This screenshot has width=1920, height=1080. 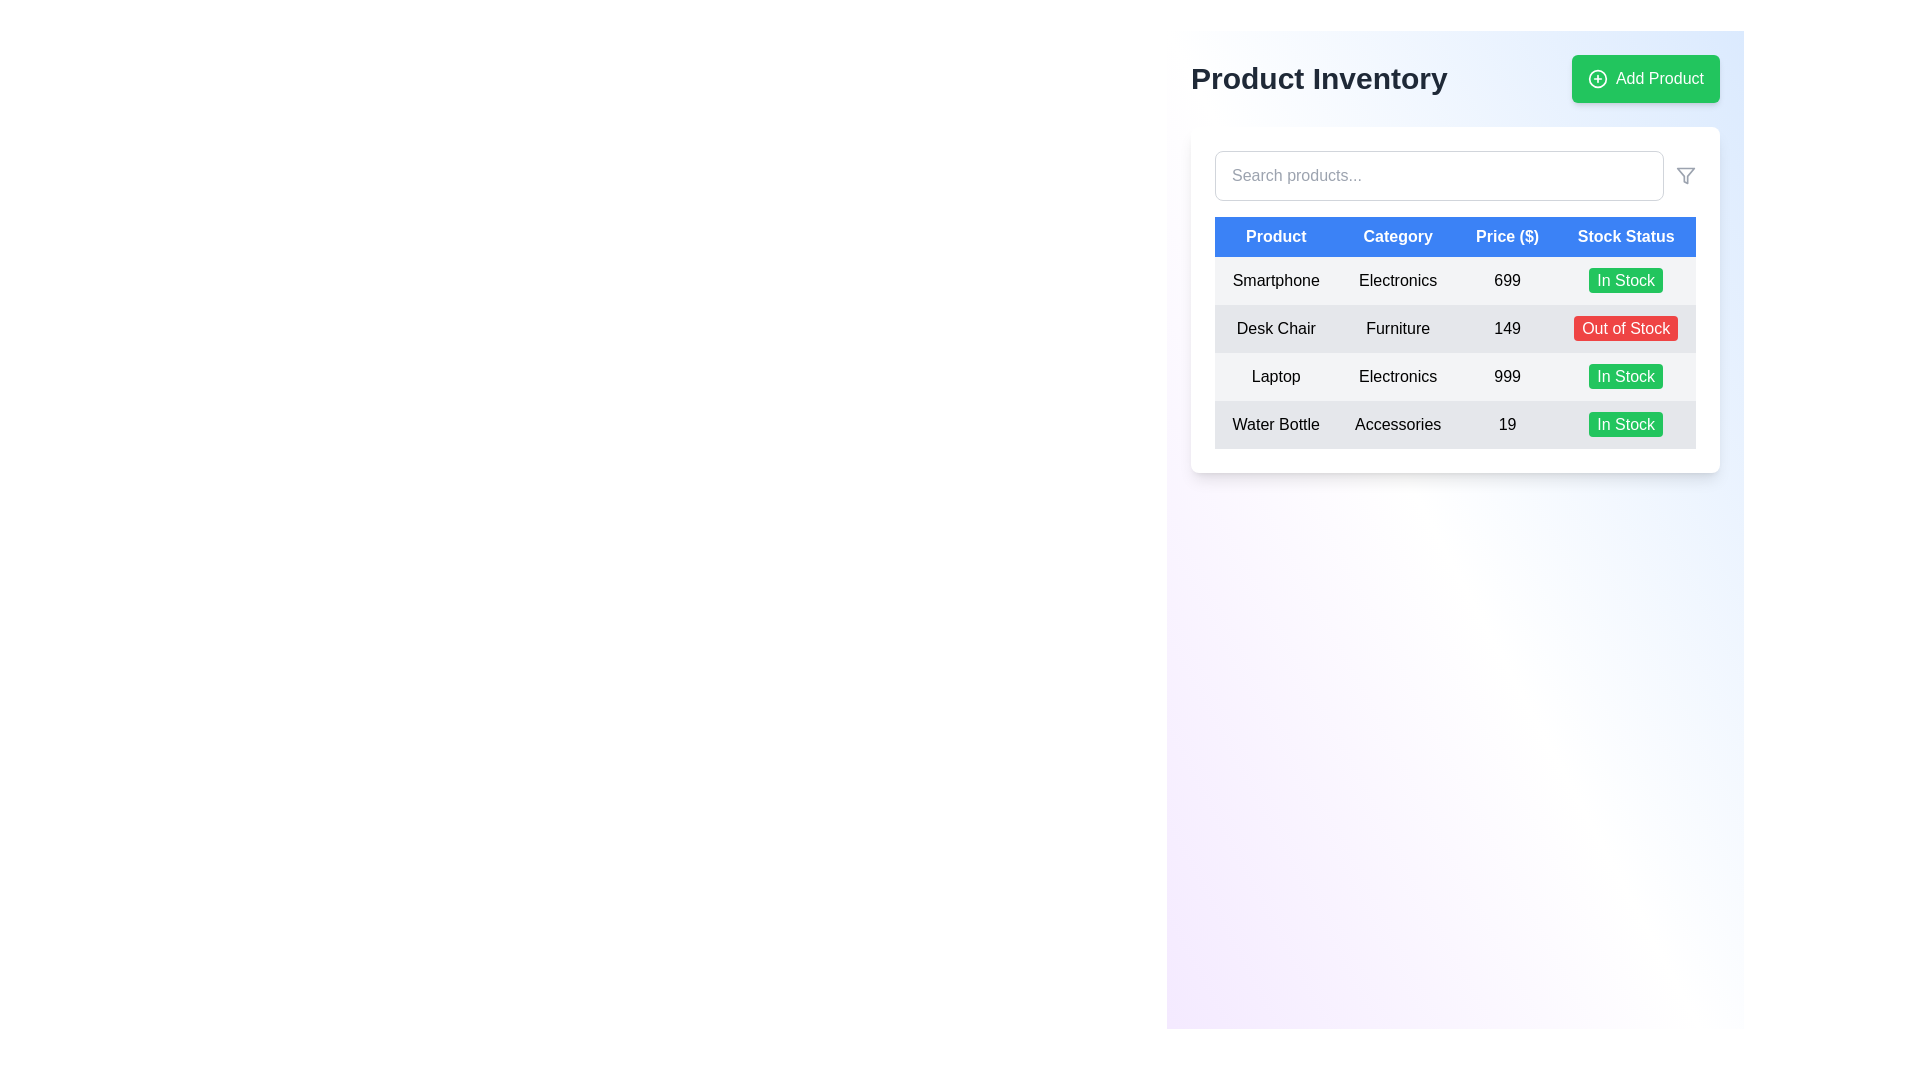 I want to click on text from the 'Price ($)' header cell in the product inventory table, which is the third header cell in the row, so click(x=1507, y=235).